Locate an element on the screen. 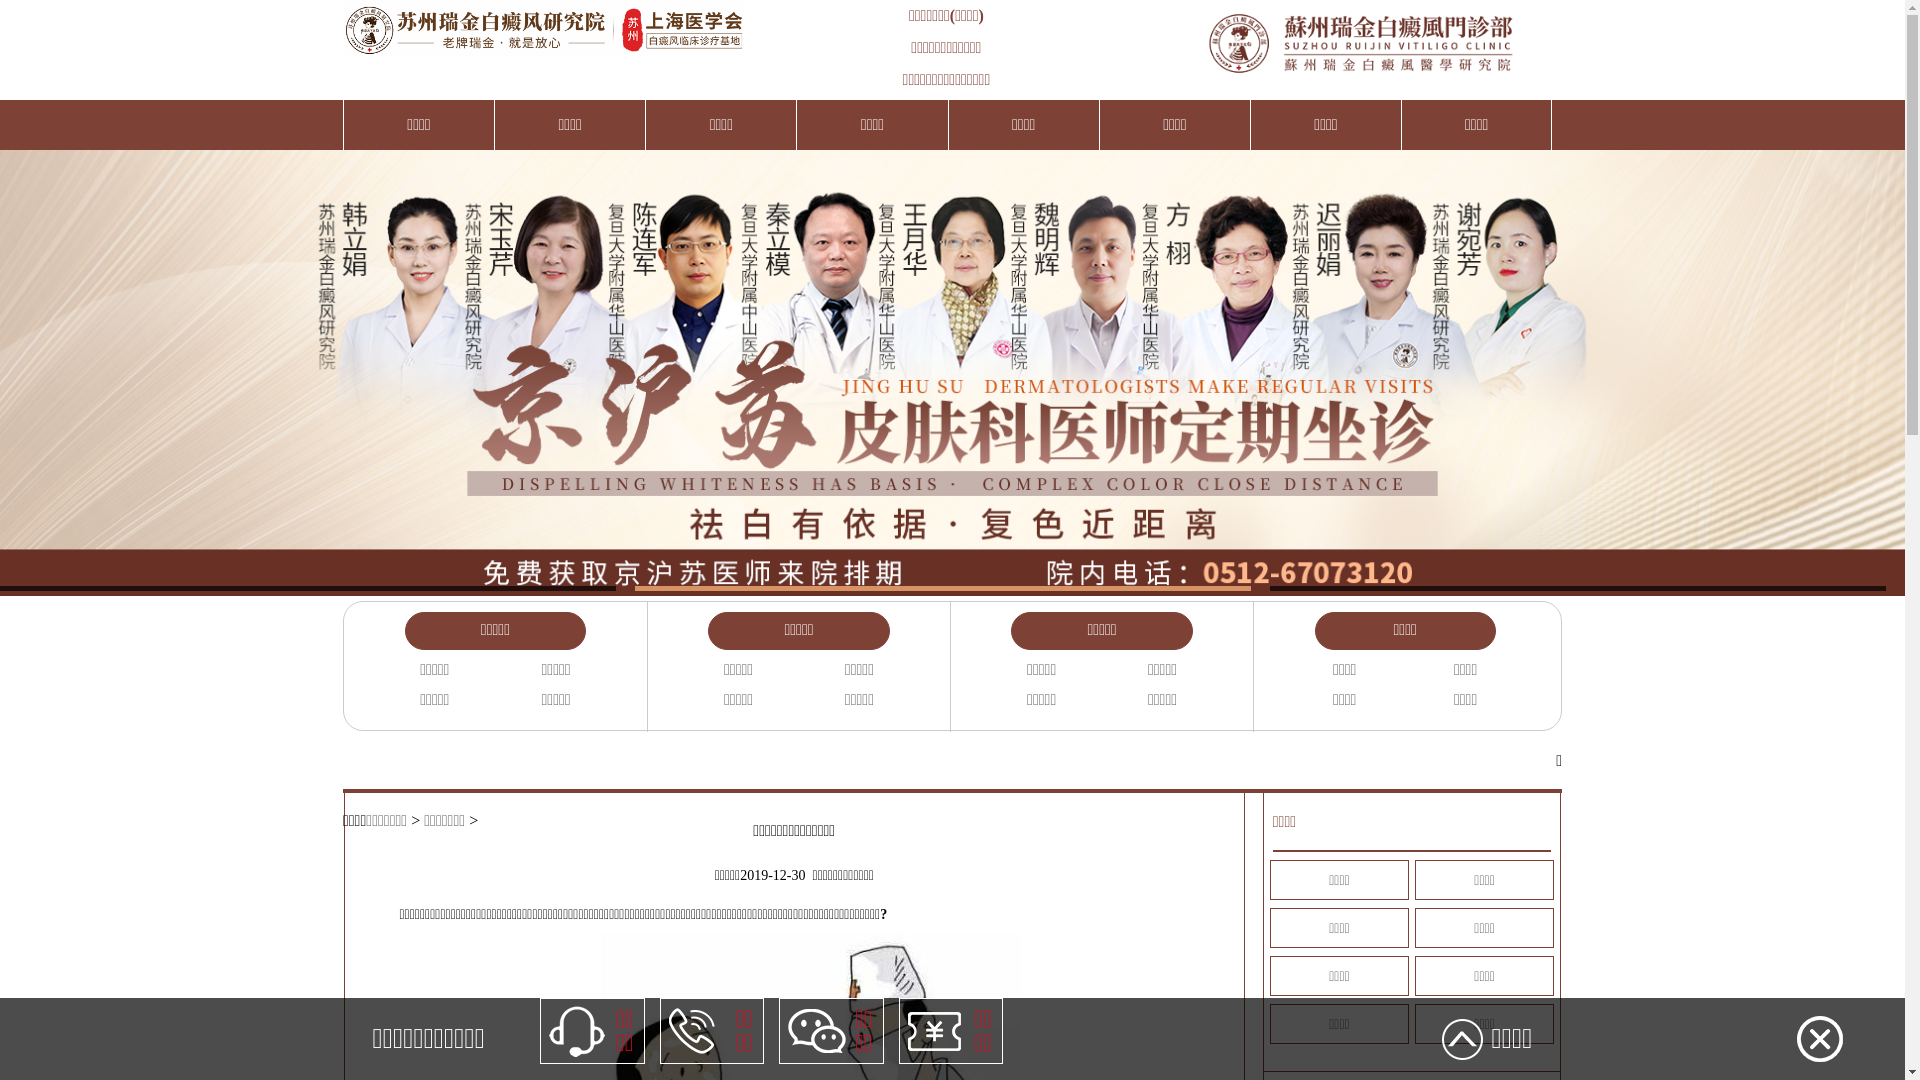 This screenshot has height=1080, width=1920. 'banner1' is located at coordinates (951, 362).